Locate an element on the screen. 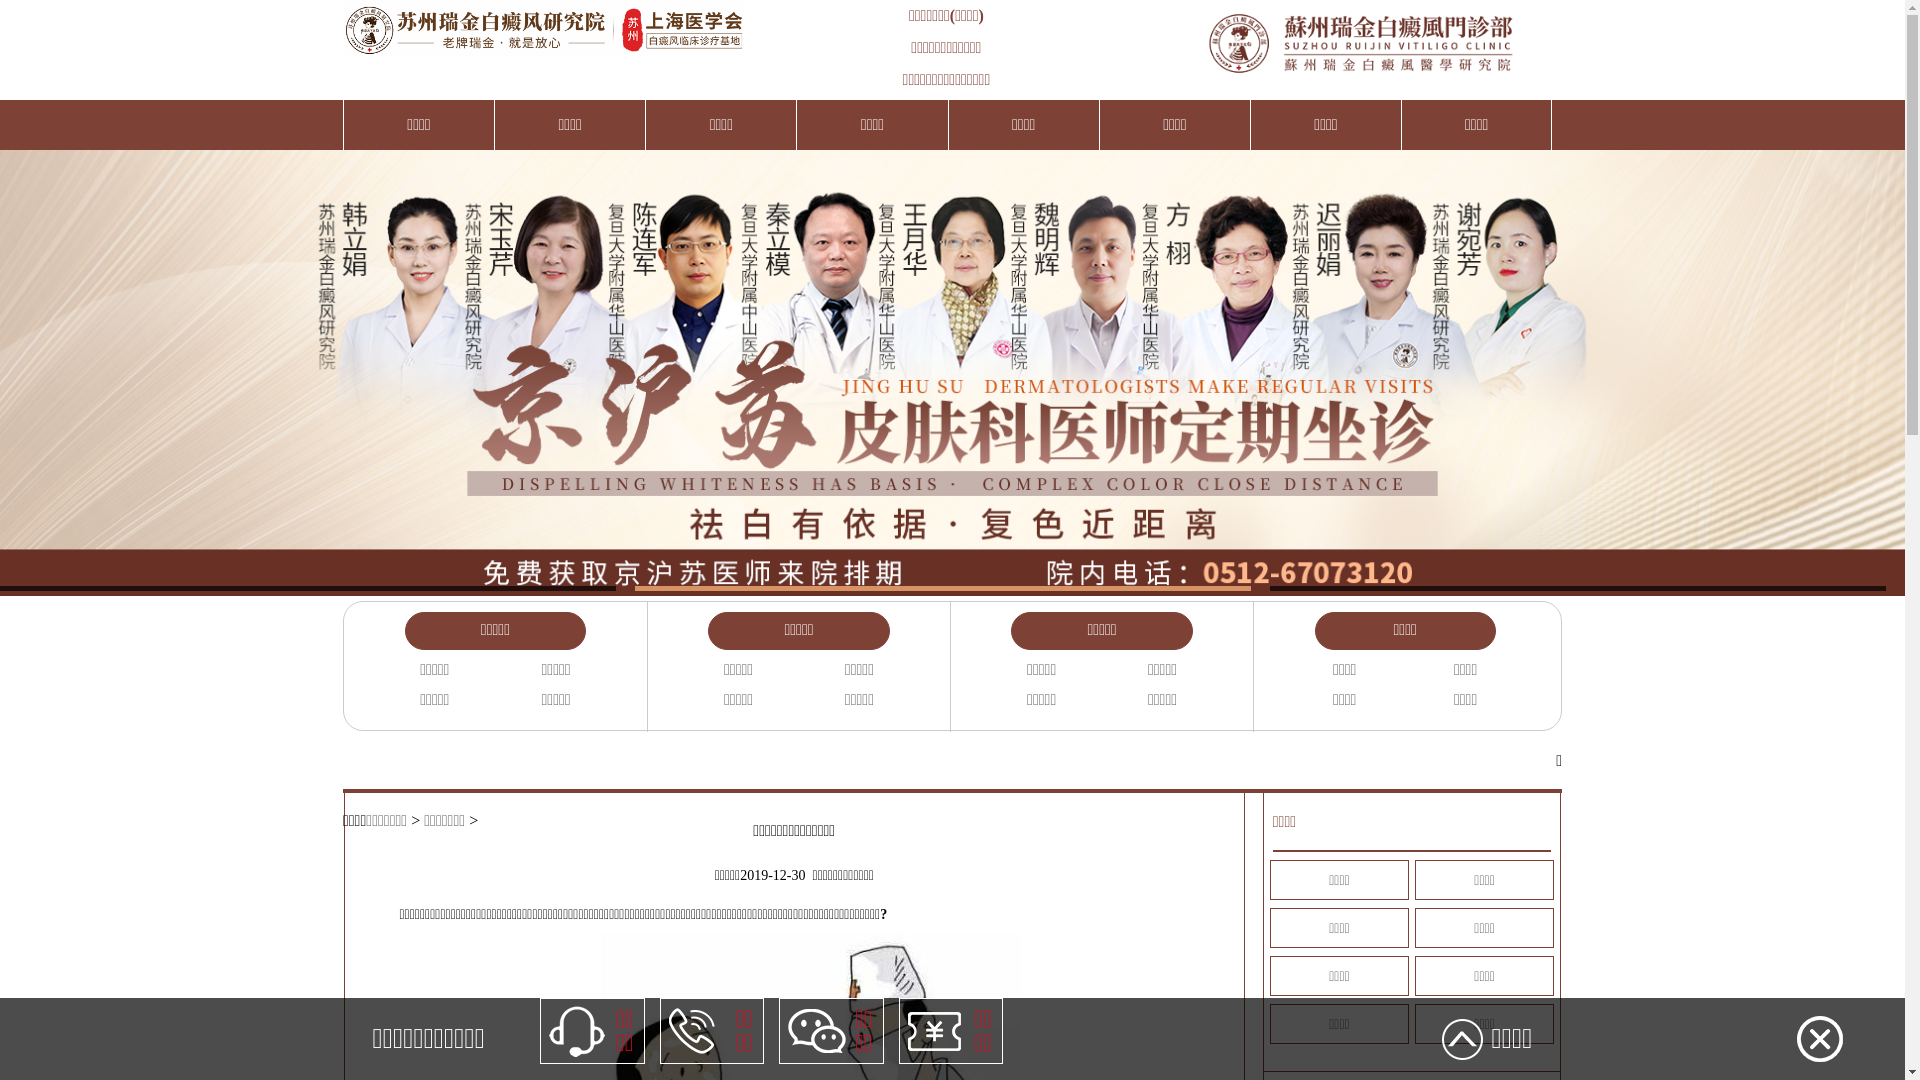 This screenshot has height=1080, width=1920. 'banner1' is located at coordinates (951, 362).